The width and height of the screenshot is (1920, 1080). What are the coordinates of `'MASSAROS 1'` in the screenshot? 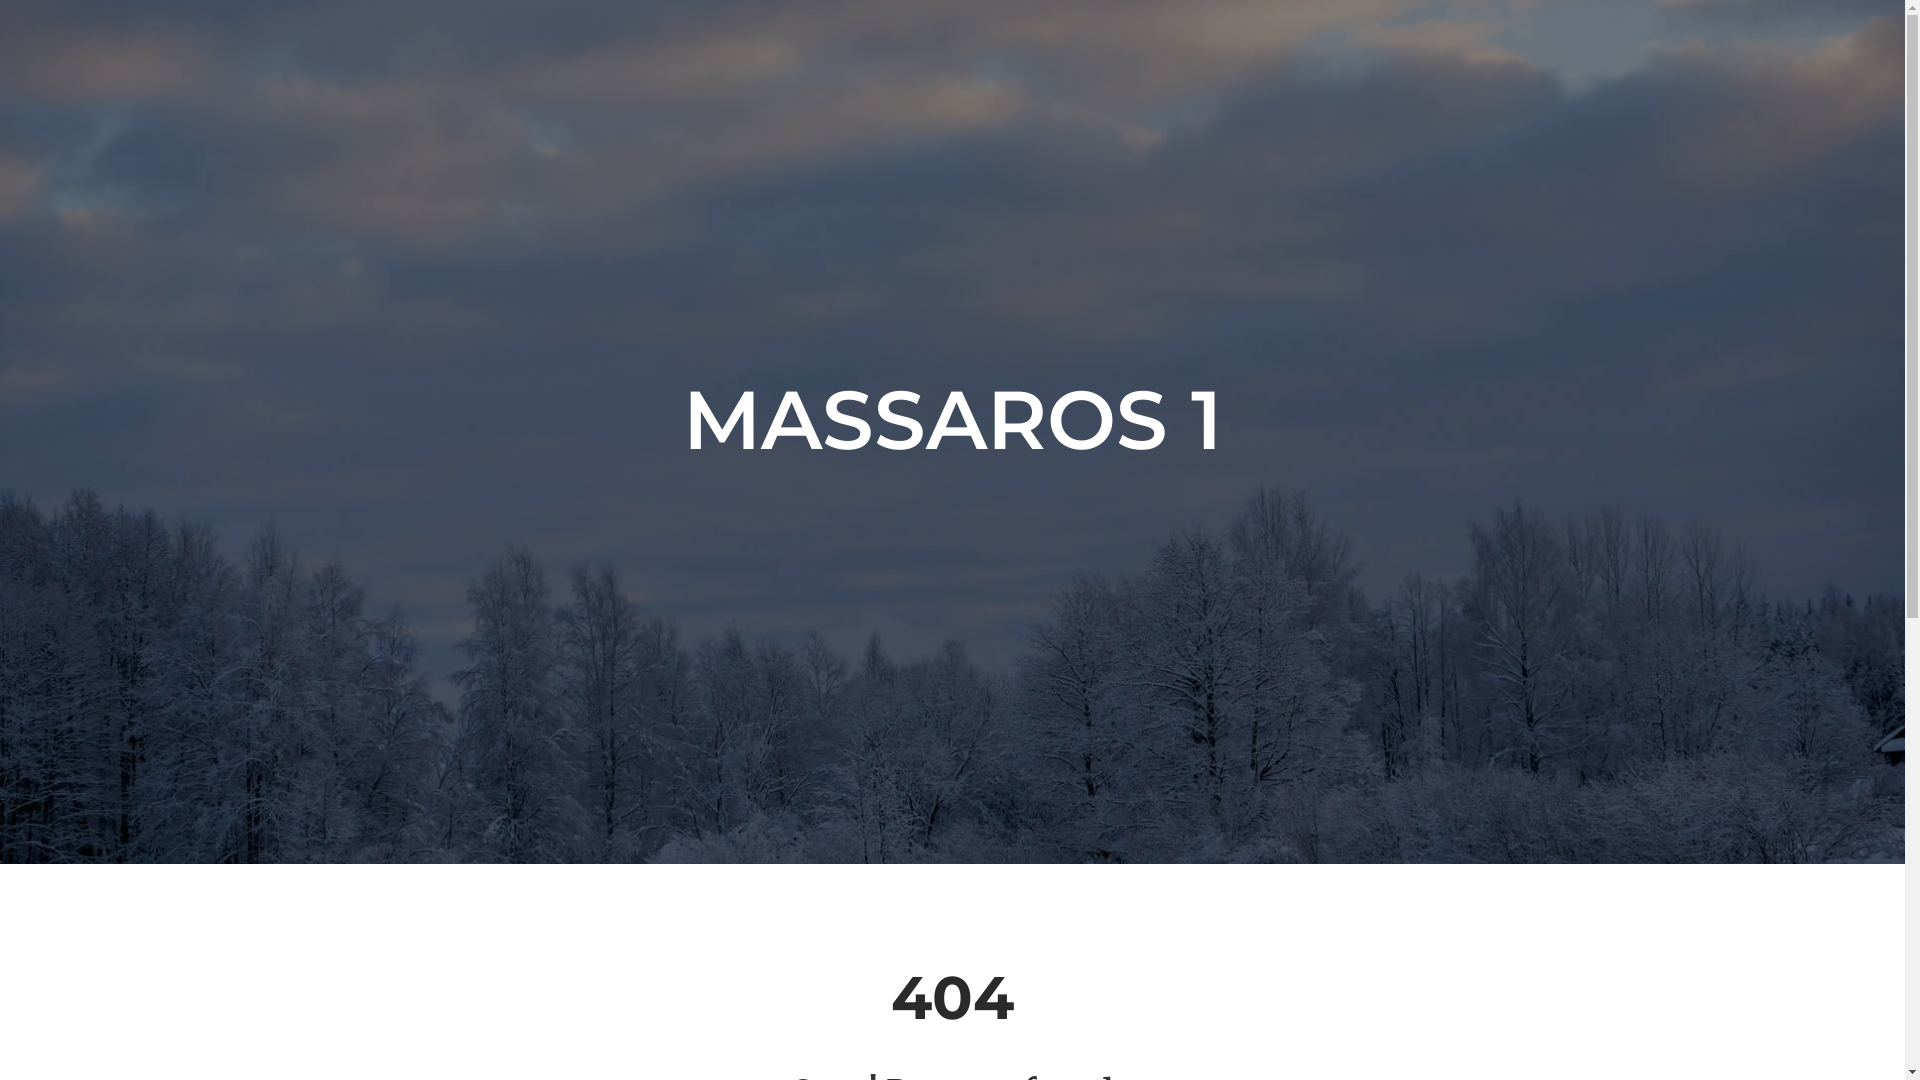 It's located at (951, 419).